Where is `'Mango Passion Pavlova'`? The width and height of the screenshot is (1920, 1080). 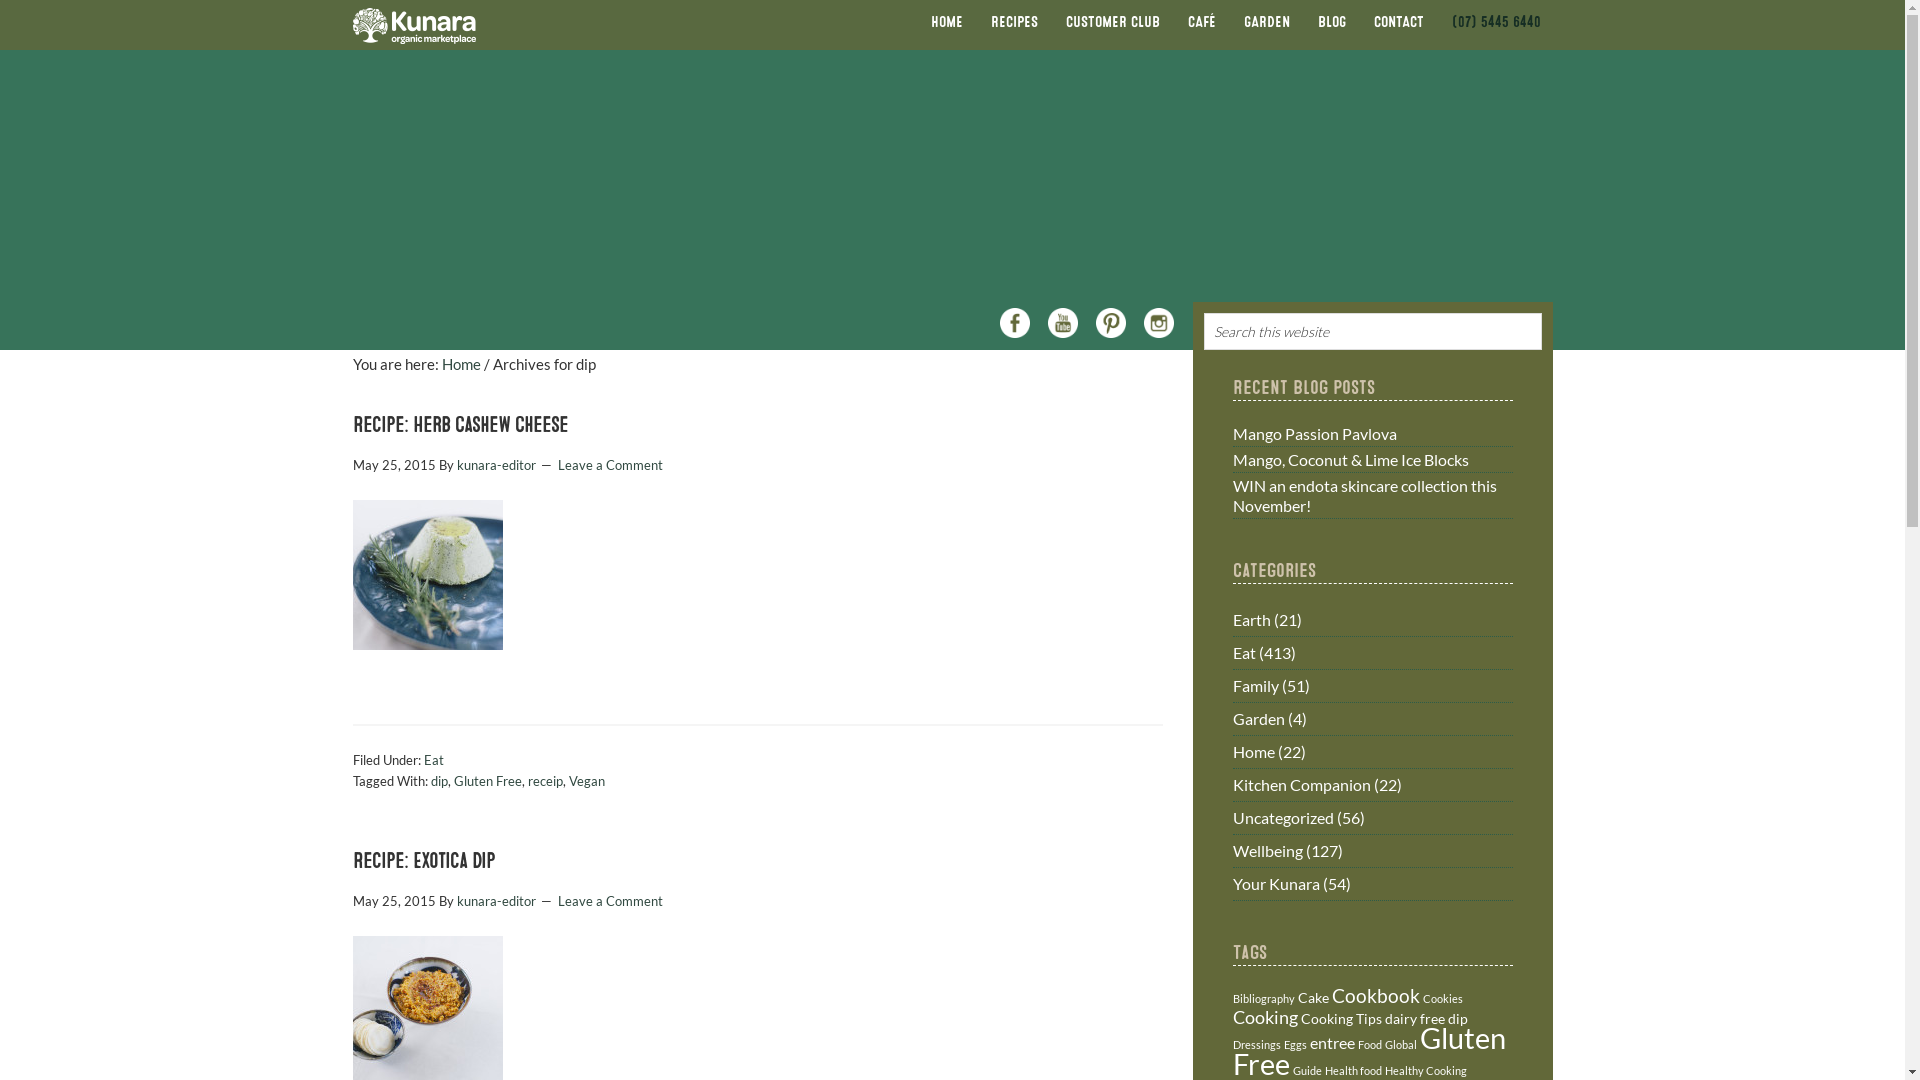 'Mango Passion Pavlova' is located at coordinates (1314, 432).